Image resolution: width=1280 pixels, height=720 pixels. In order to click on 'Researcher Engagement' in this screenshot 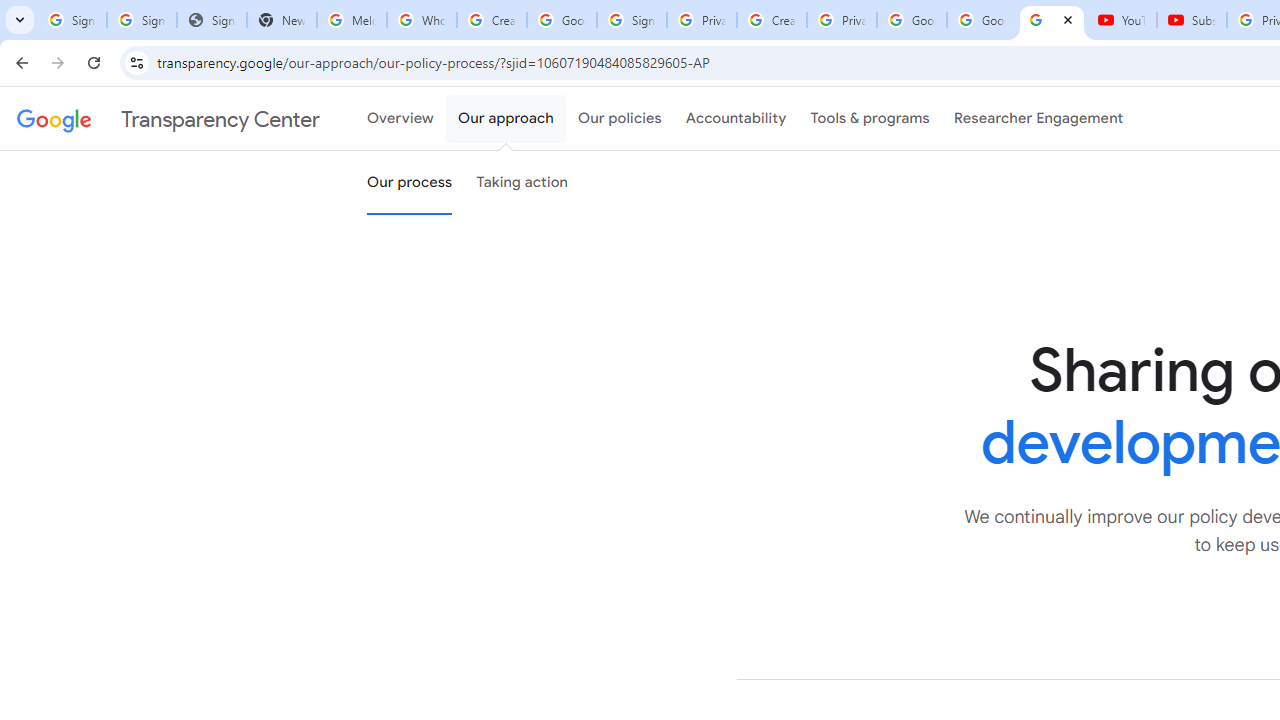, I will do `click(1038, 119)`.